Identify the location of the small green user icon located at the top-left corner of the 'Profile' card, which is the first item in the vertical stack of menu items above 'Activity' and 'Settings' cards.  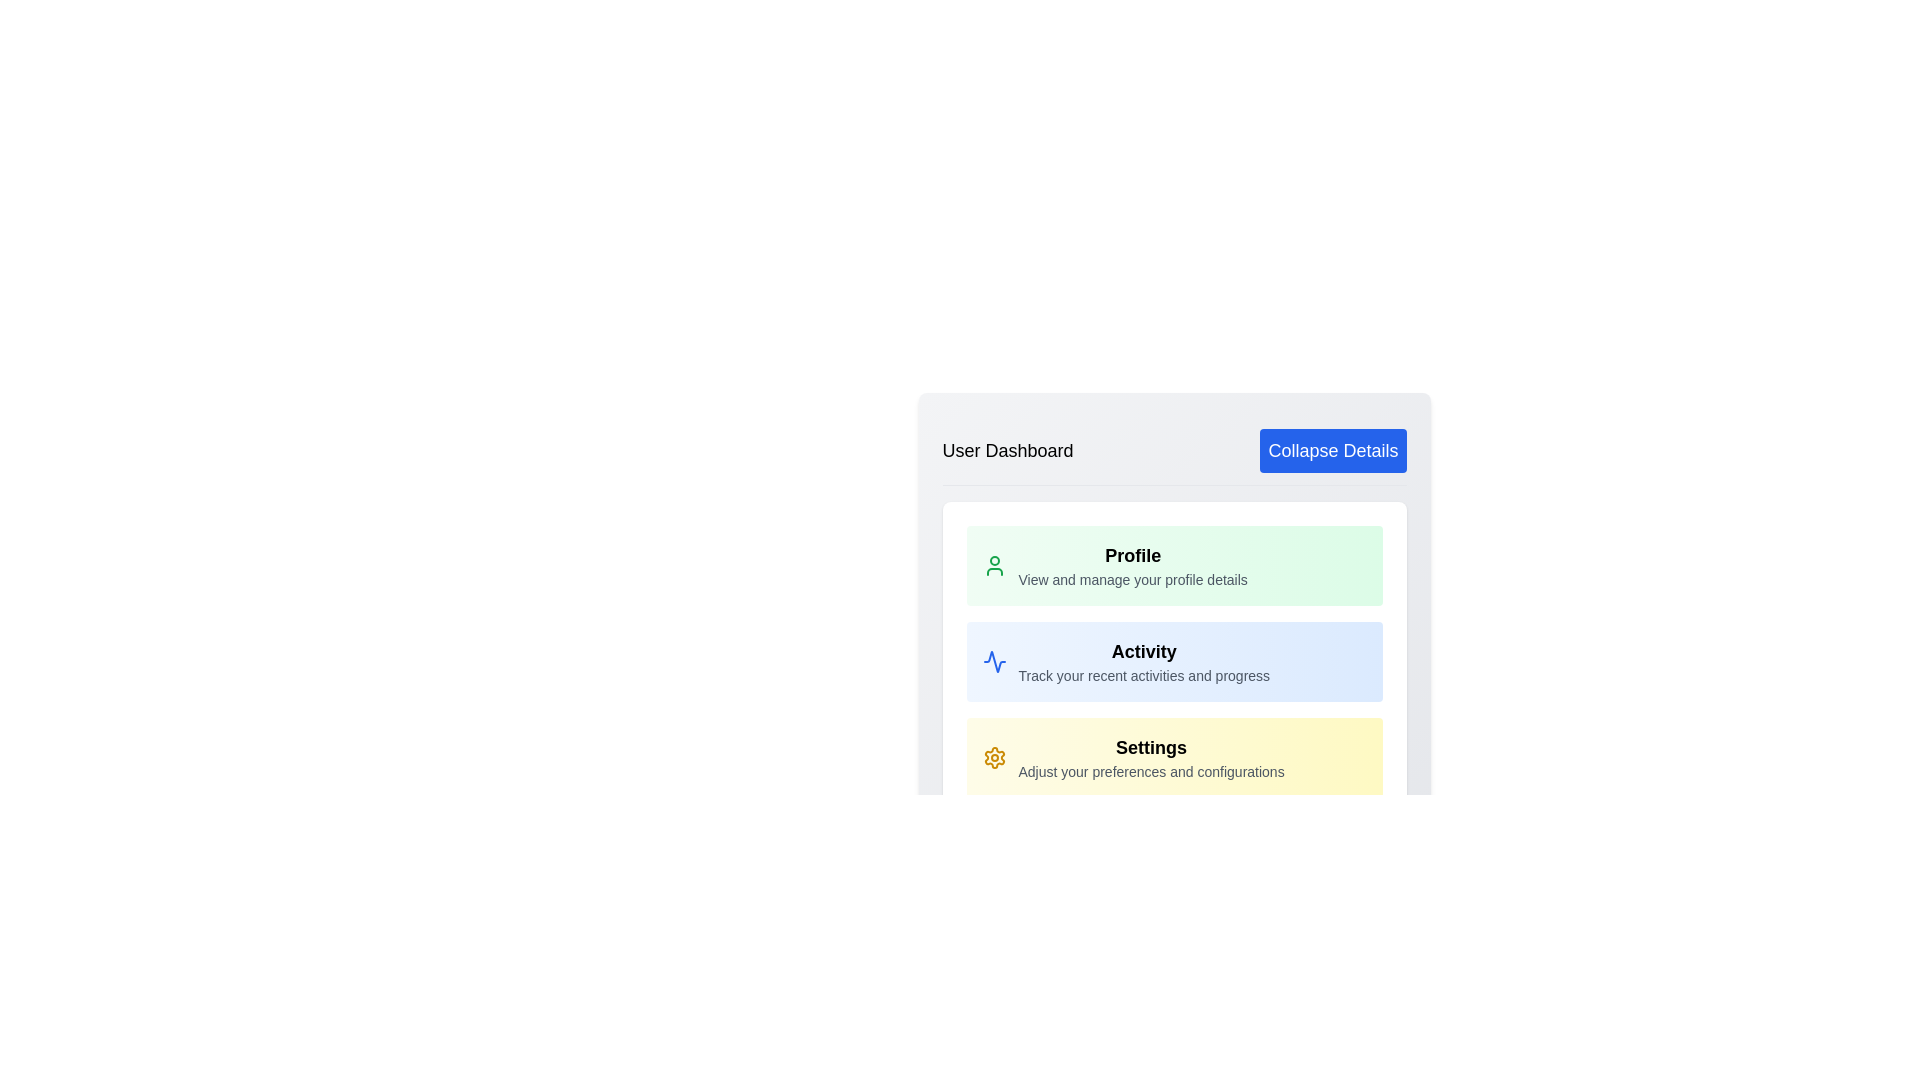
(994, 566).